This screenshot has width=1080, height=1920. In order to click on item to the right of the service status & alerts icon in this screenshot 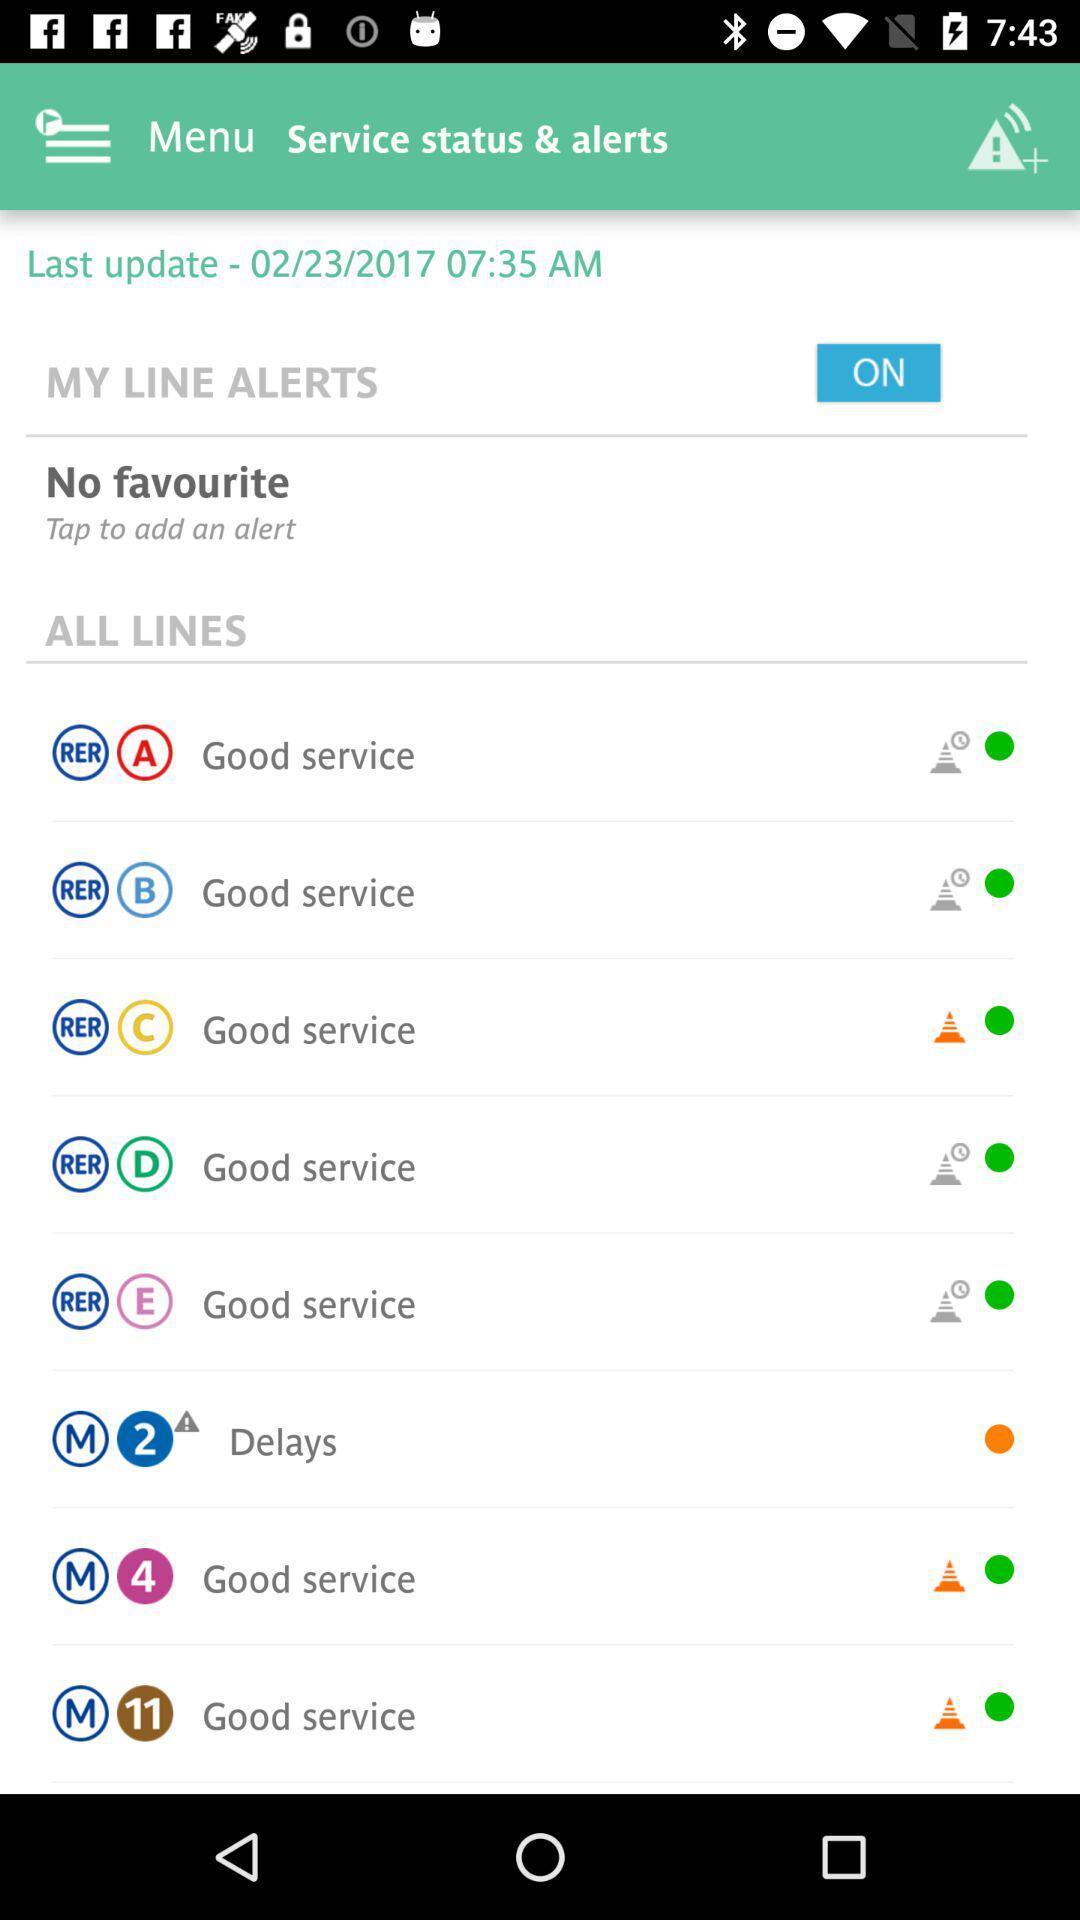, I will do `click(1006, 135)`.